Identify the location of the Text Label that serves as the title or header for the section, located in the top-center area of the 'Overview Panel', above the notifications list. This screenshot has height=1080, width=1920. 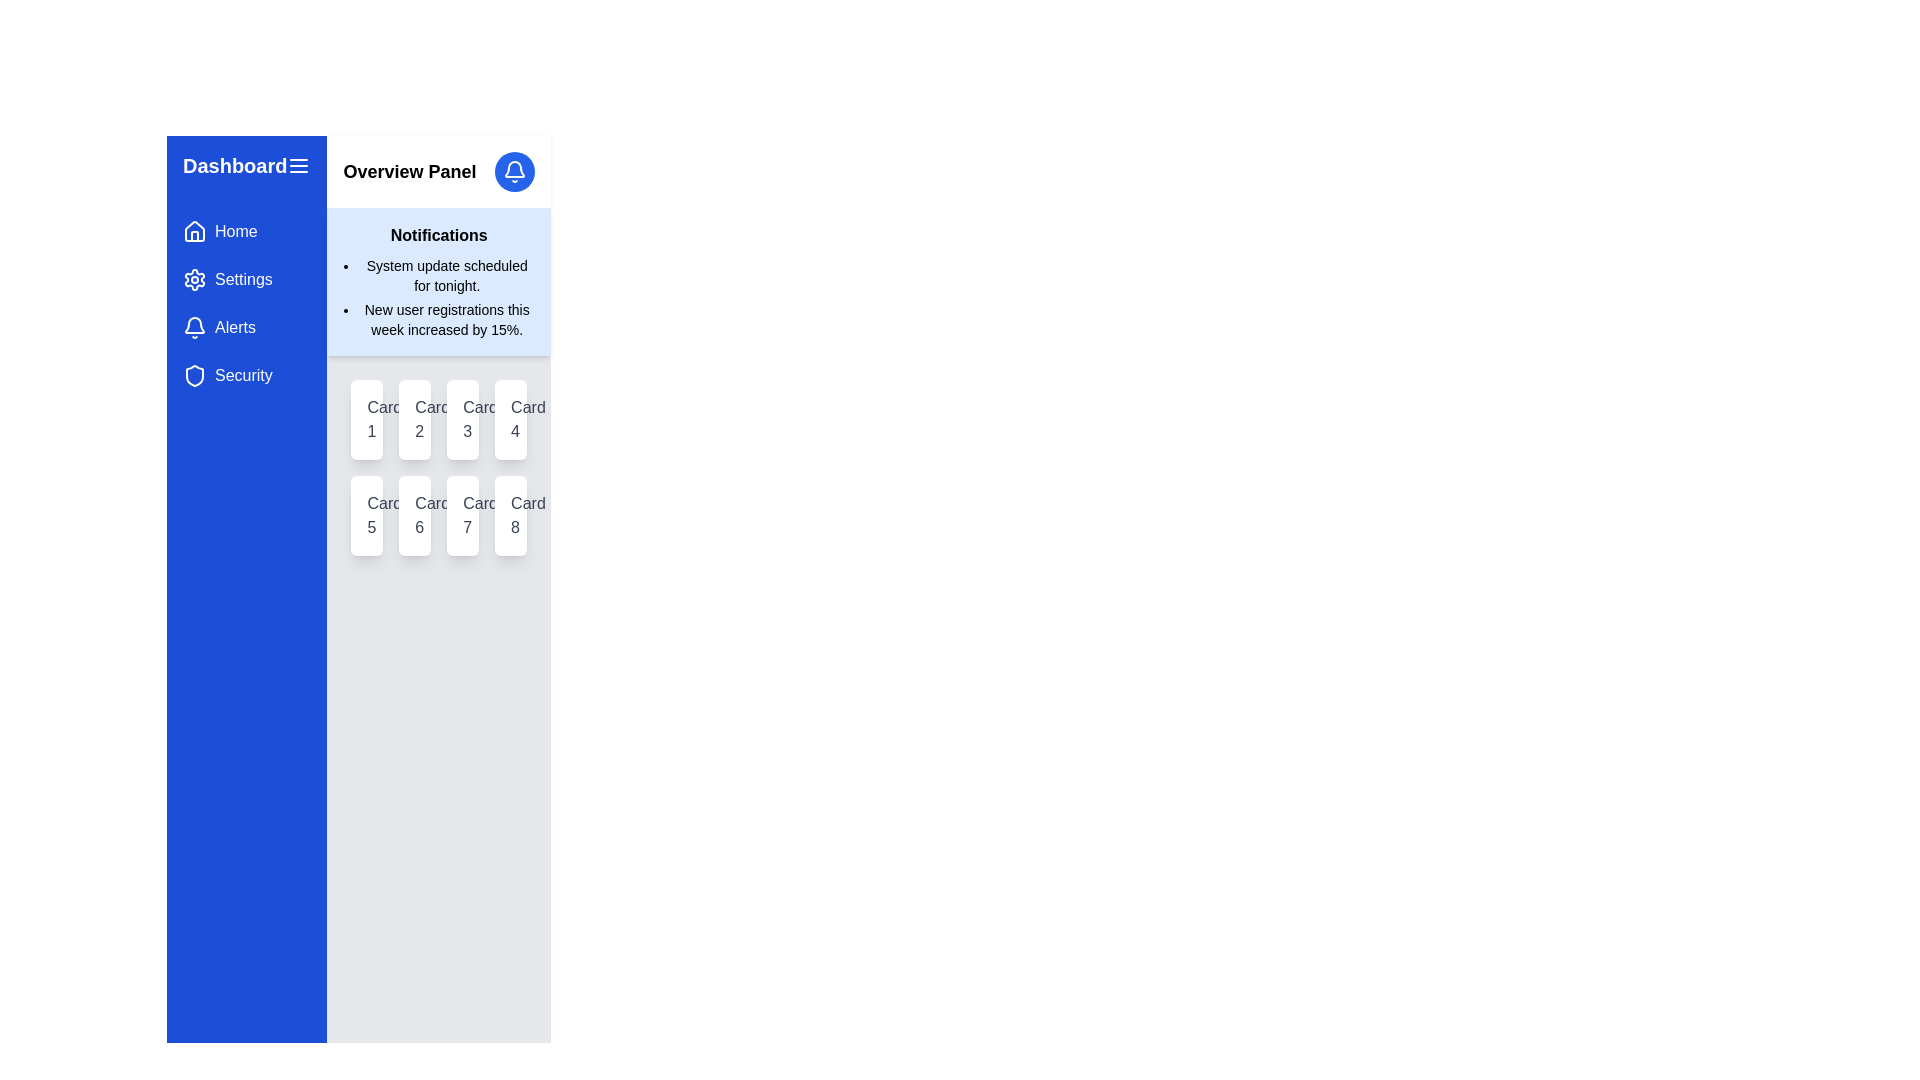
(438, 234).